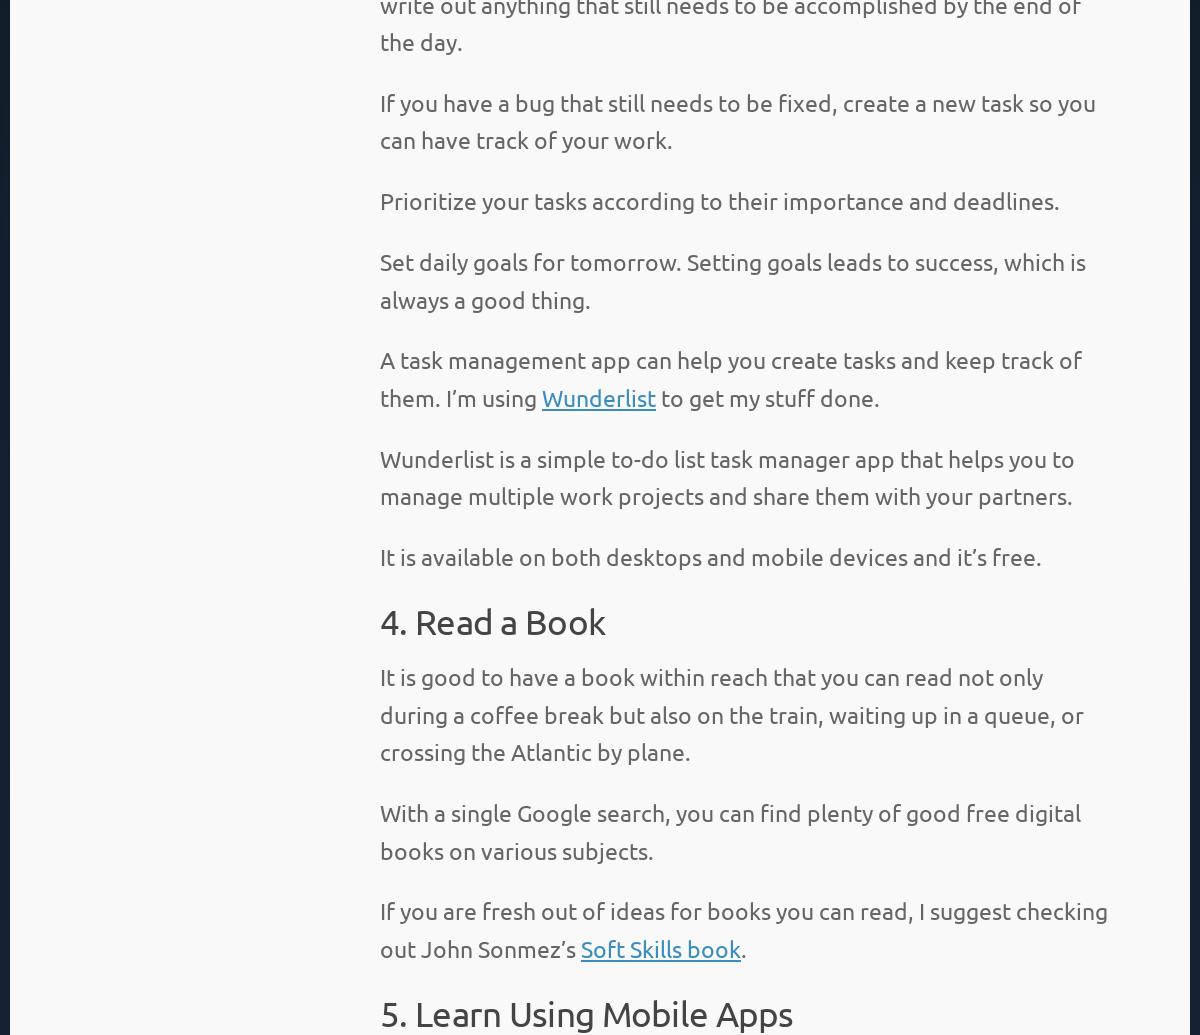 Image resolution: width=1200 pixels, height=1035 pixels. What do you see at coordinates (732, 713) in the screenshot?
I see `'It is good to have a book within reach that you can read not only during a coffee break but also on the train, waiting up in a queue, or crossing the Atlantic by plane.'` at bounding box center [732, 713].